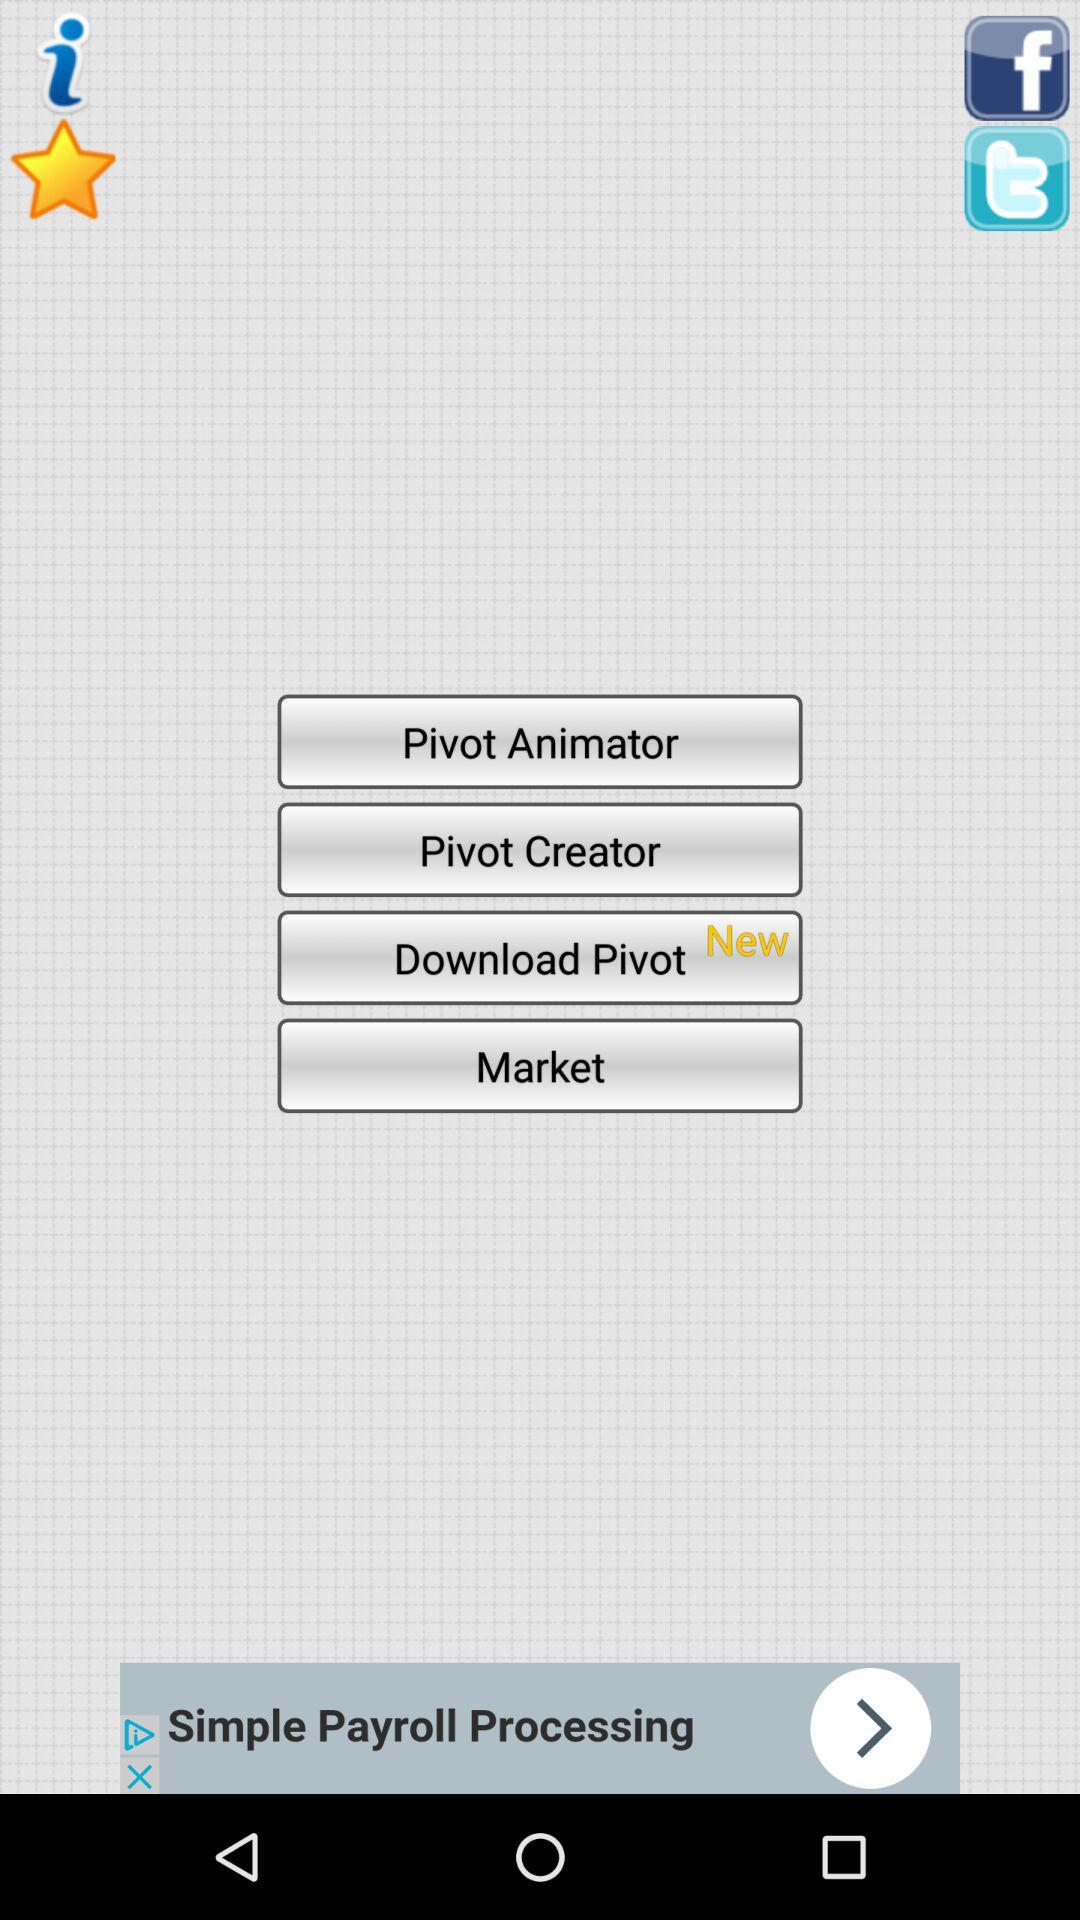 The height and width of the screenshot is (1920, 1080). I want to click on the market icon, so click(540, 1064).